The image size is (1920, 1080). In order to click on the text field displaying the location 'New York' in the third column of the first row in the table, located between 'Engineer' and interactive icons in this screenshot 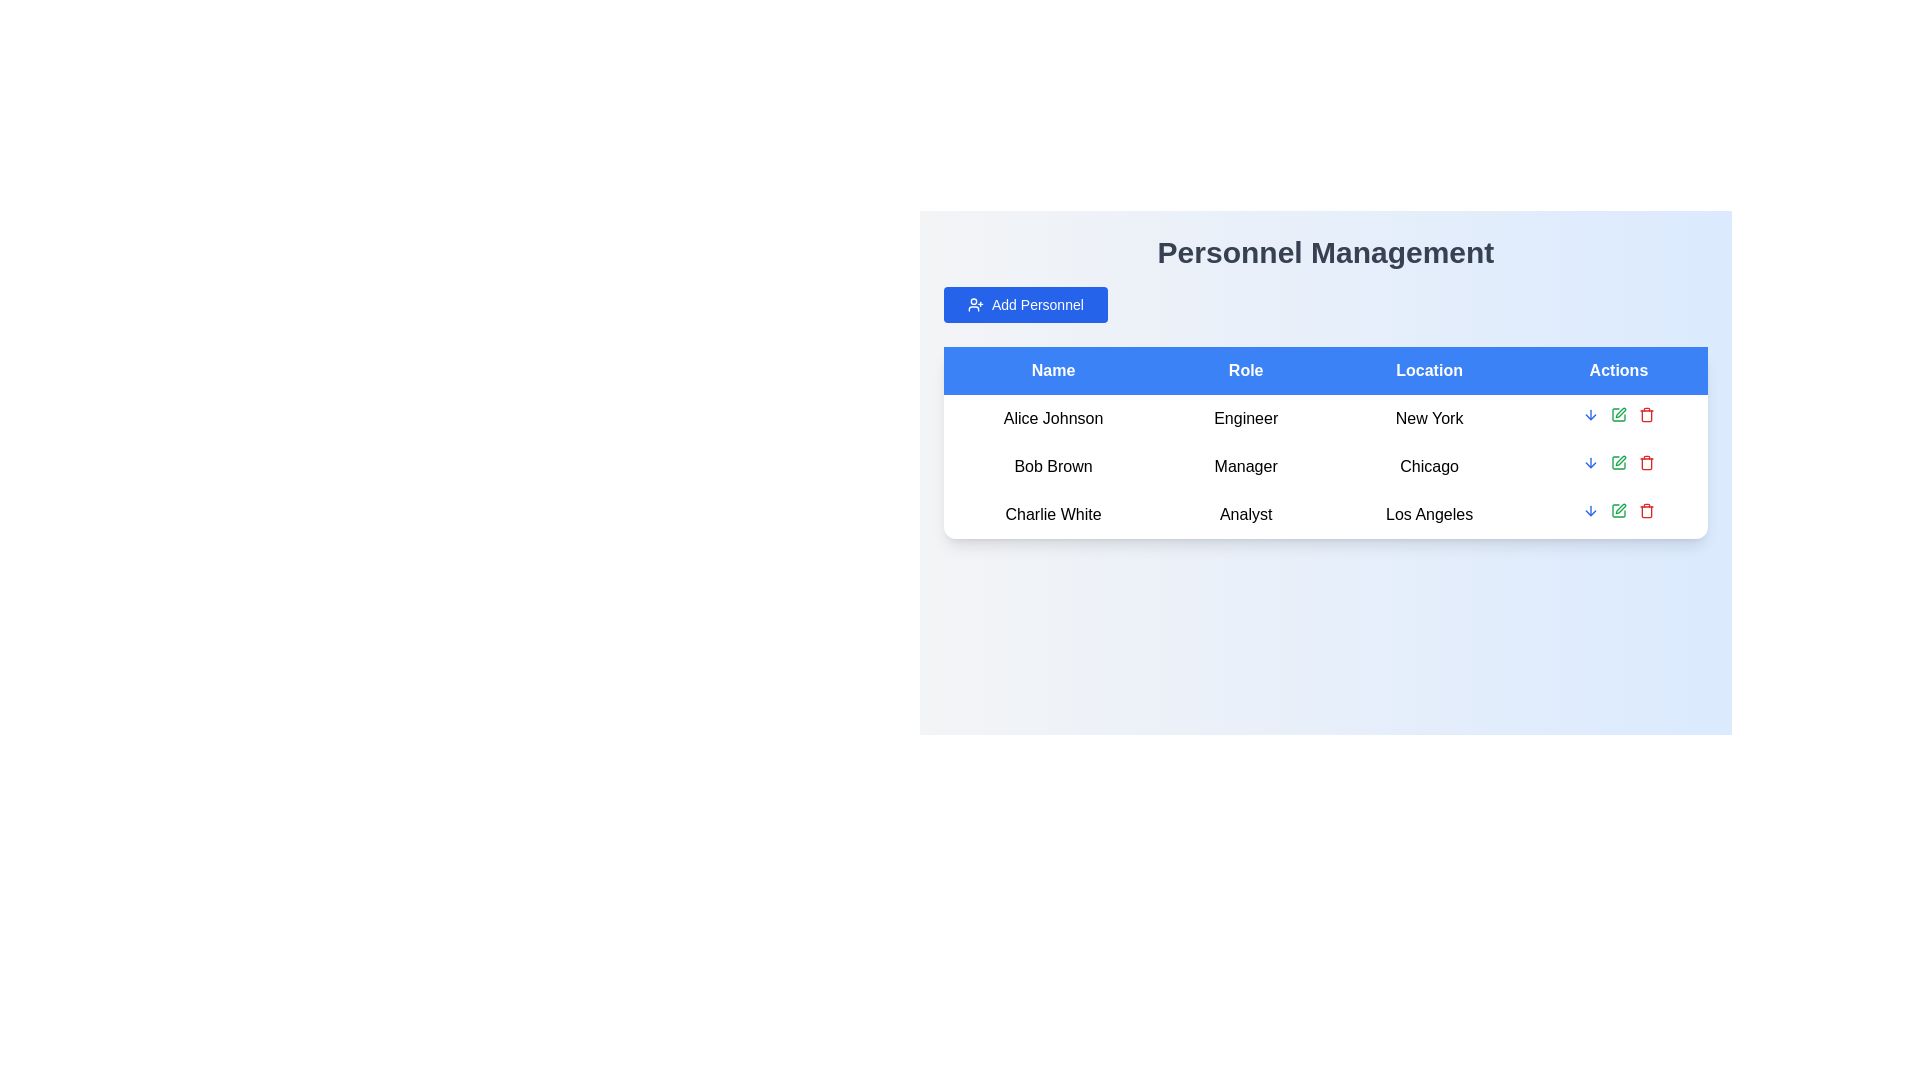, I will do `click(1428, 418)`.